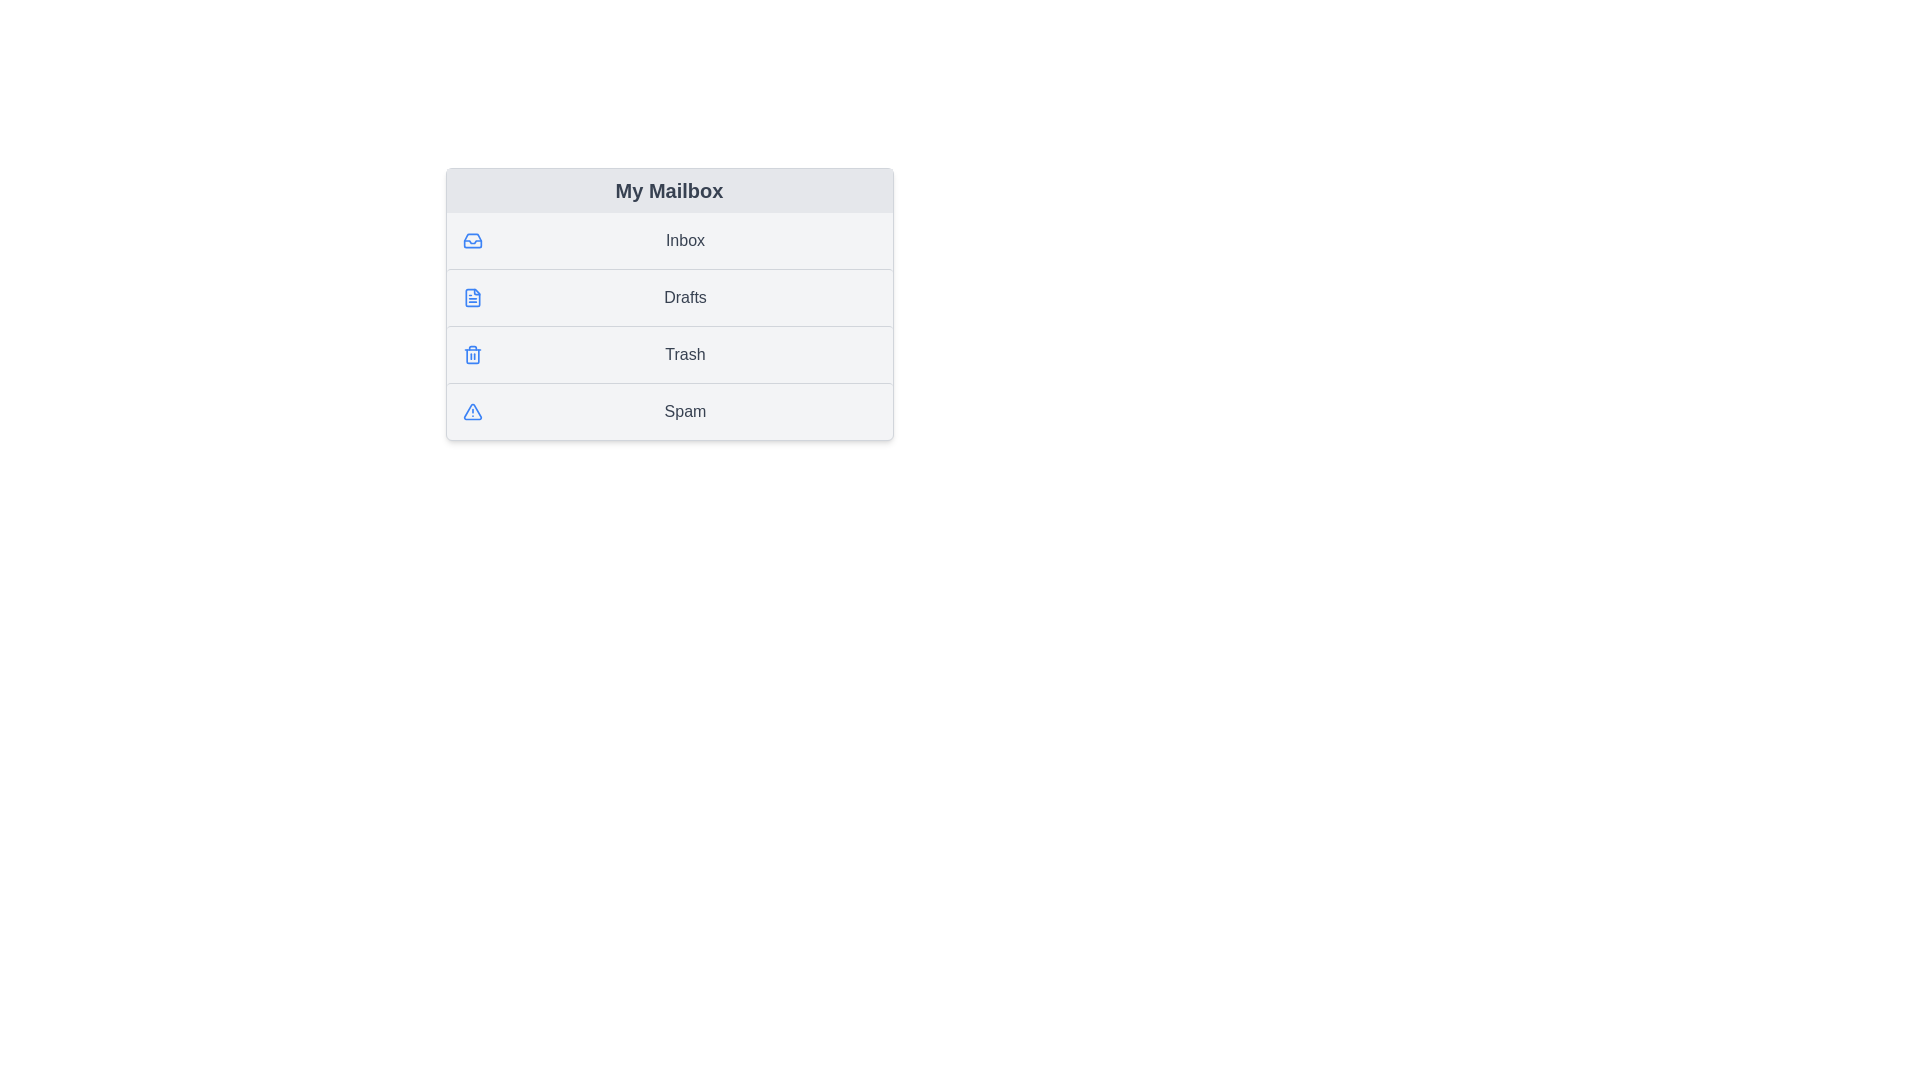 This screenshot has height=1080, width=1920. I want to click on the header text of the list component to read its content, so click(669, 191).